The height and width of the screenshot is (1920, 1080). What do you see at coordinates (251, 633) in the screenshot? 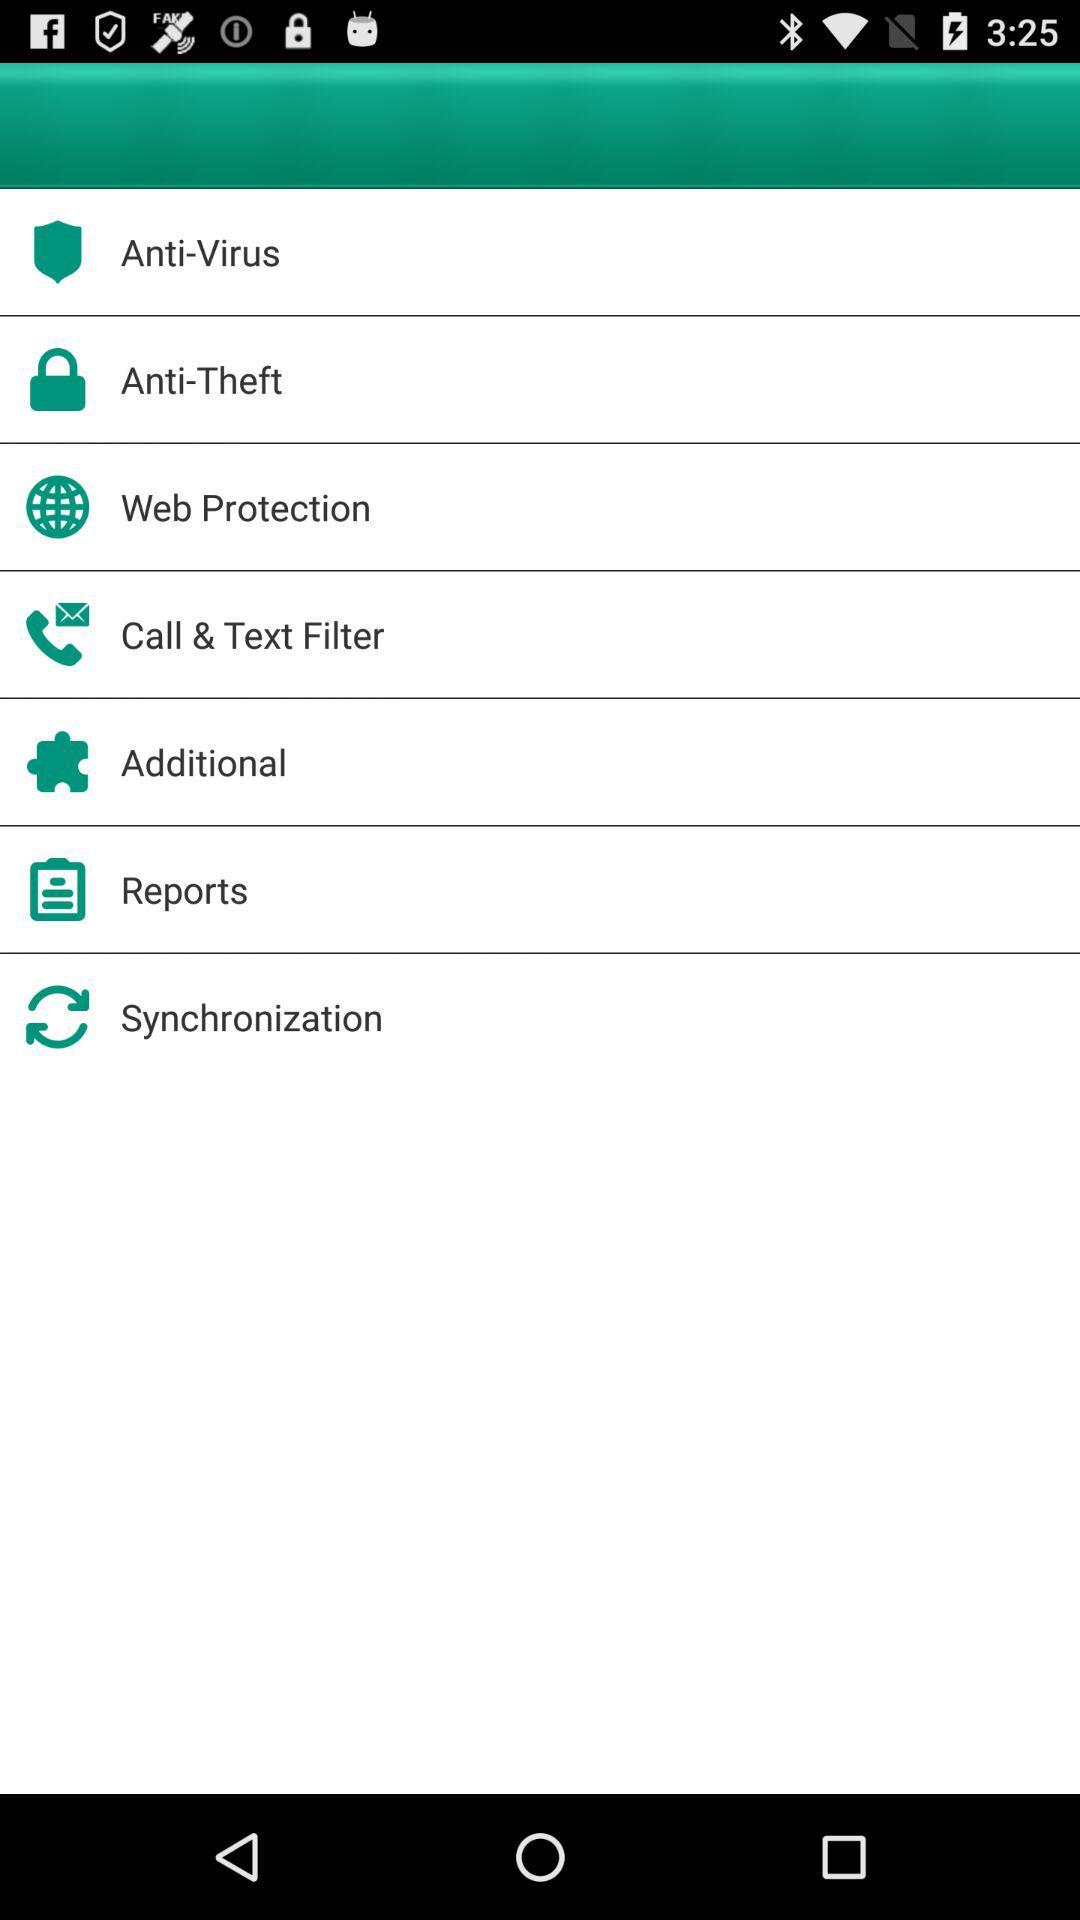
I see `the item above the additional` at bounding box center [251, 633].